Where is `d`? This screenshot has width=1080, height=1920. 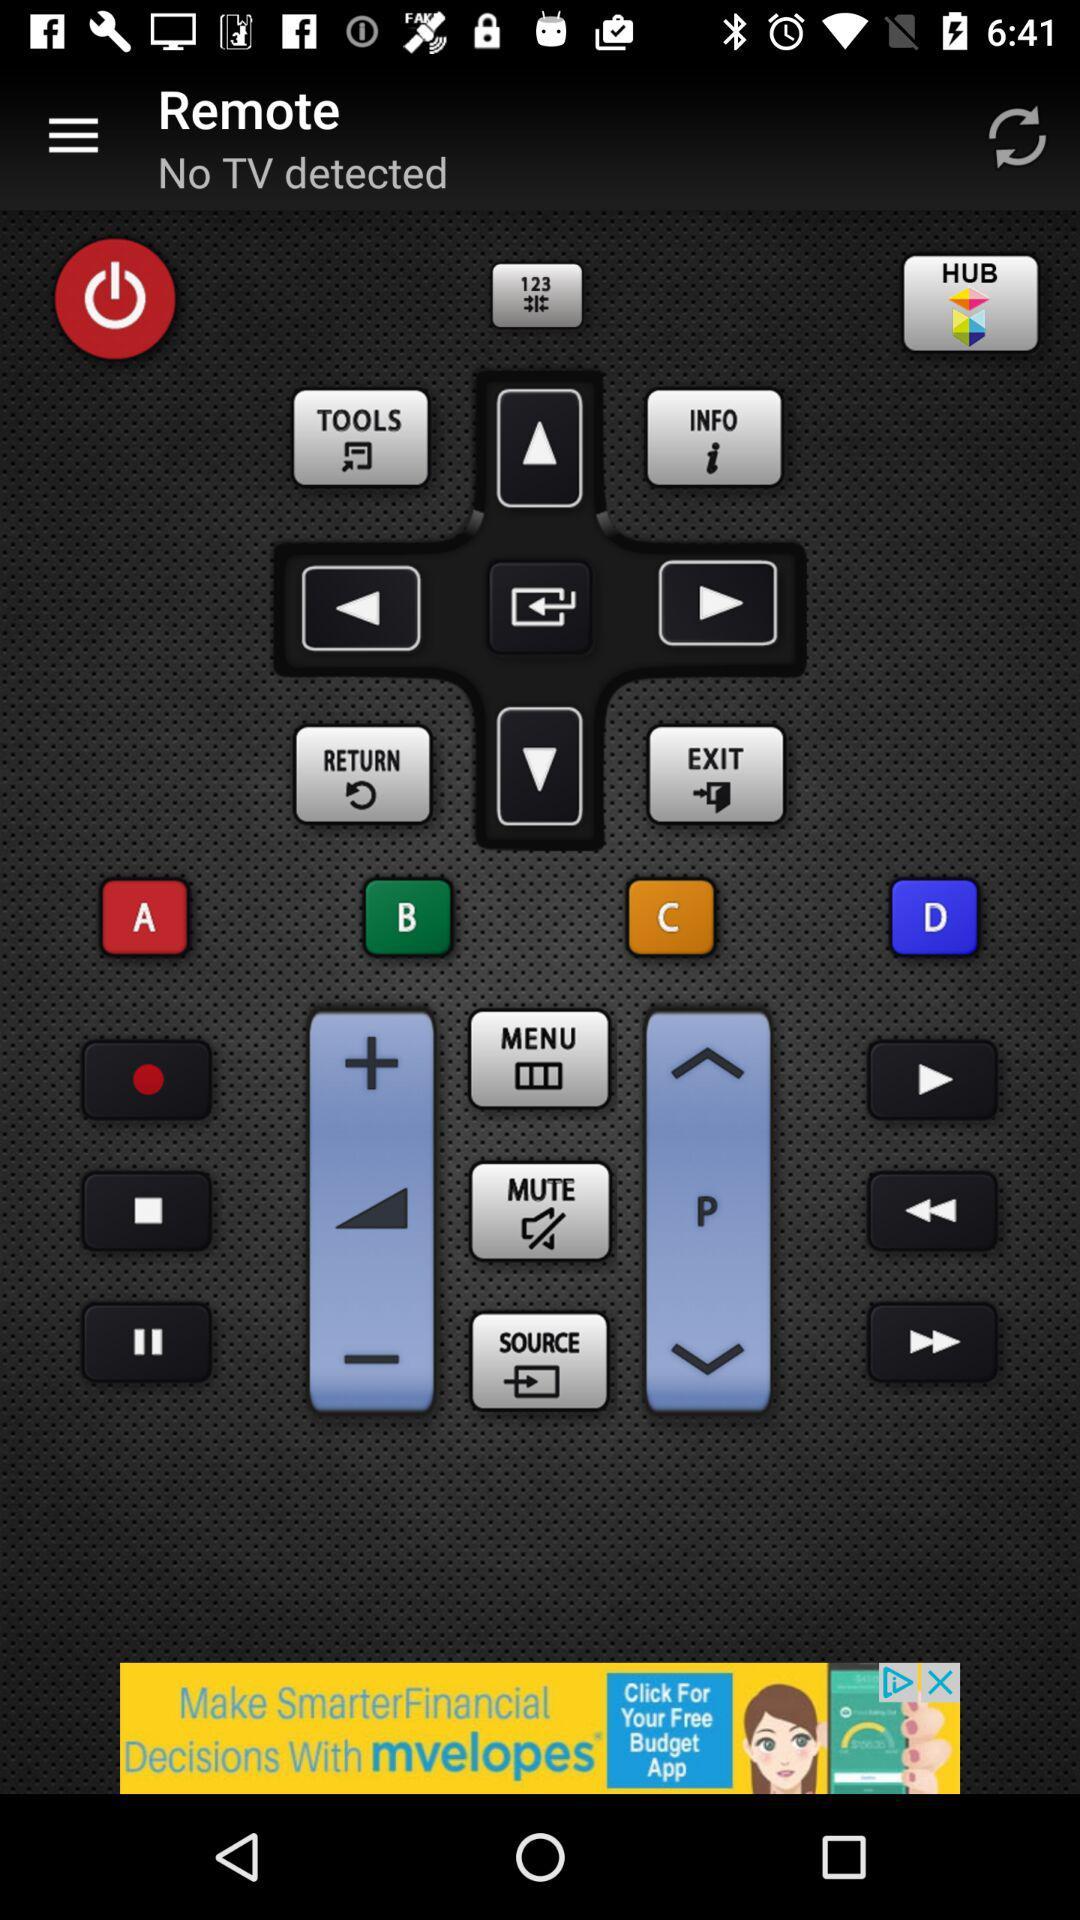 d is located at coordinates (934, 916).